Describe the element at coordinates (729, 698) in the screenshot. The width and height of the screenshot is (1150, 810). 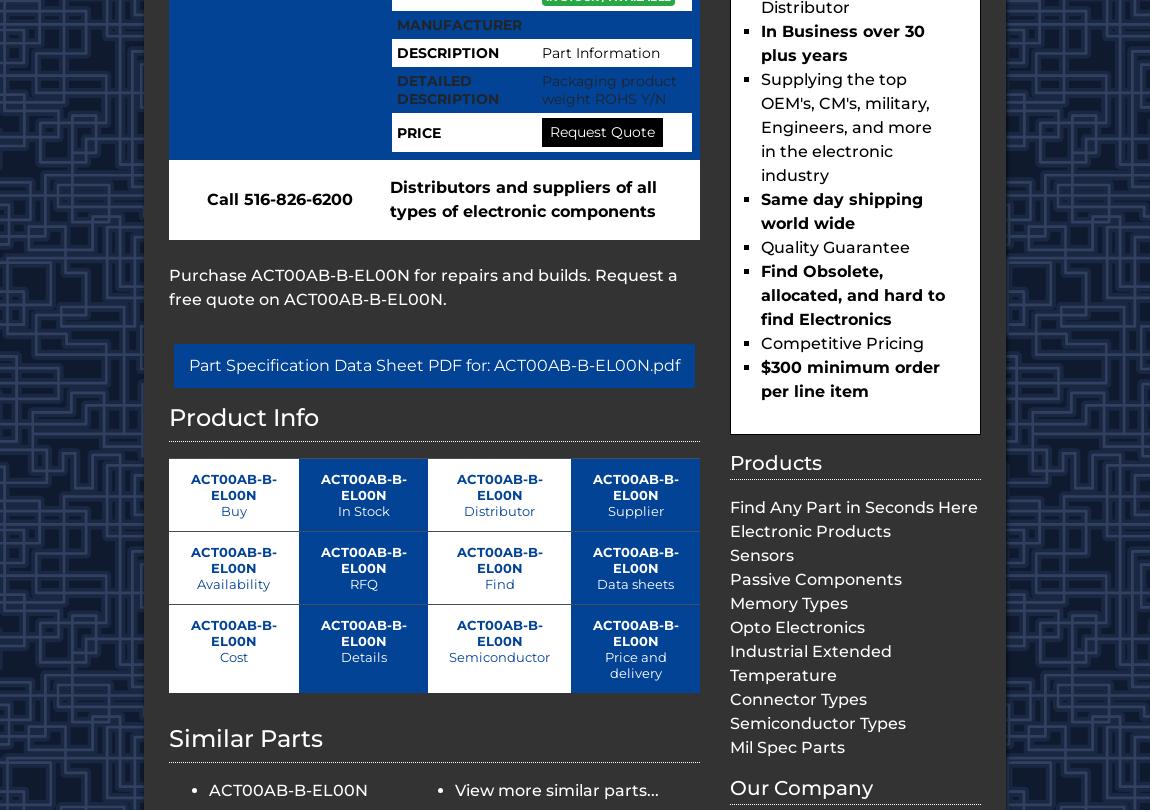
I see `'Connector Types'` at that location.